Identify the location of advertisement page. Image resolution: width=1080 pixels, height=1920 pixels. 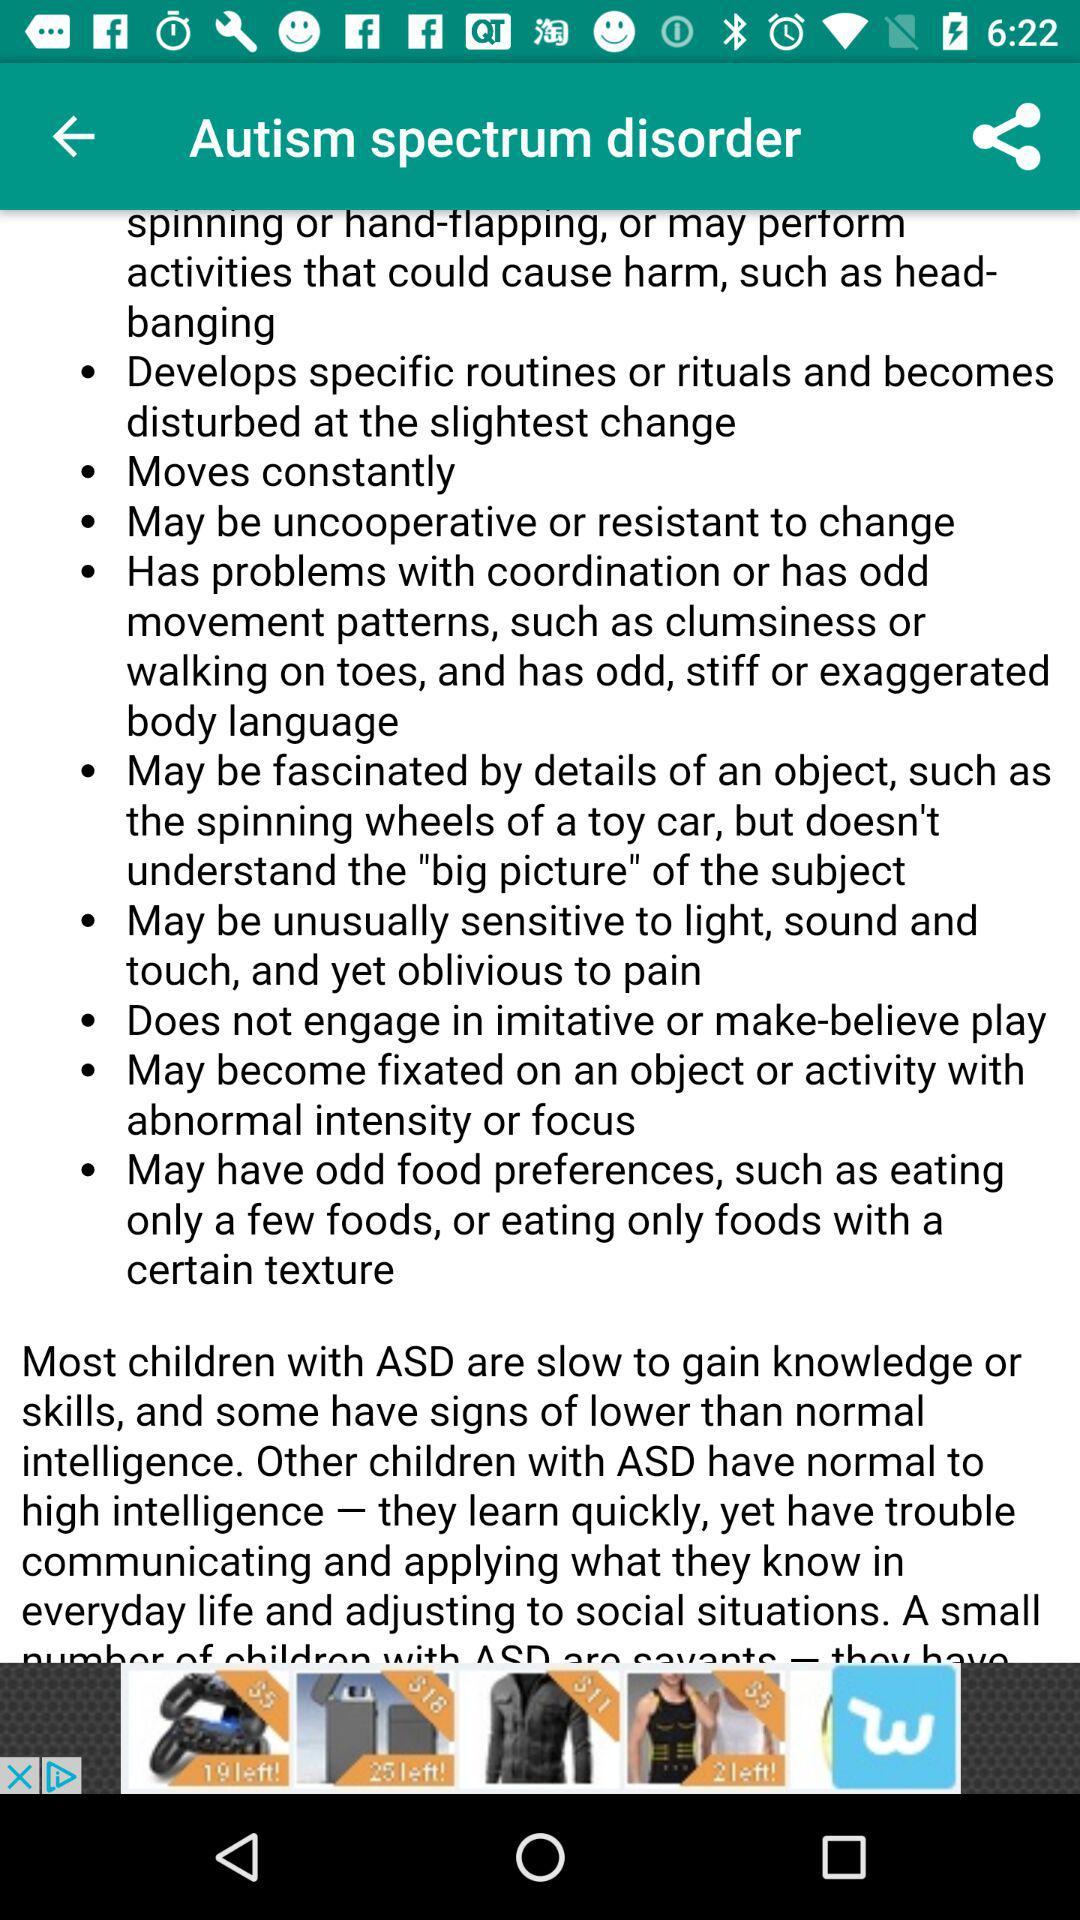
(540, 935).